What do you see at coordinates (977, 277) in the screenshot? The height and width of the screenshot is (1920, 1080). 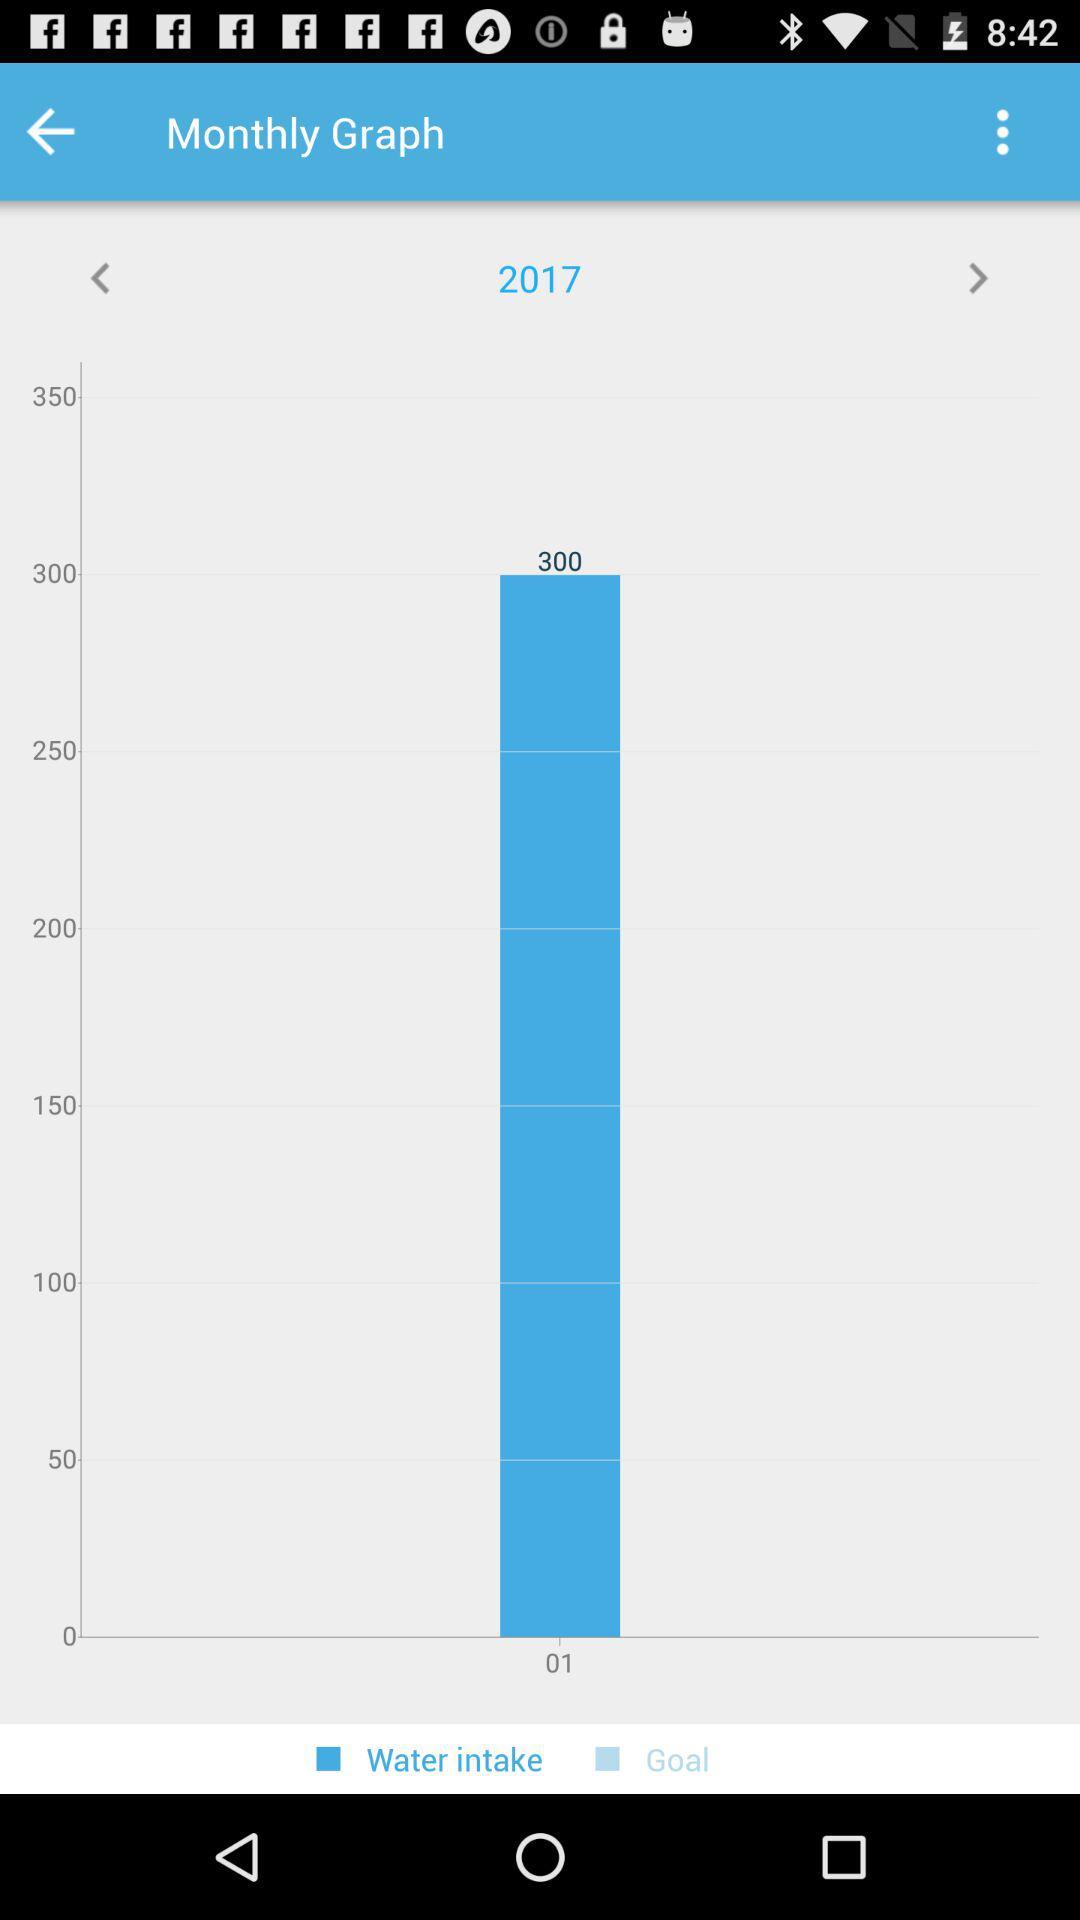 I see `next page` at bounding box center [977, 277].